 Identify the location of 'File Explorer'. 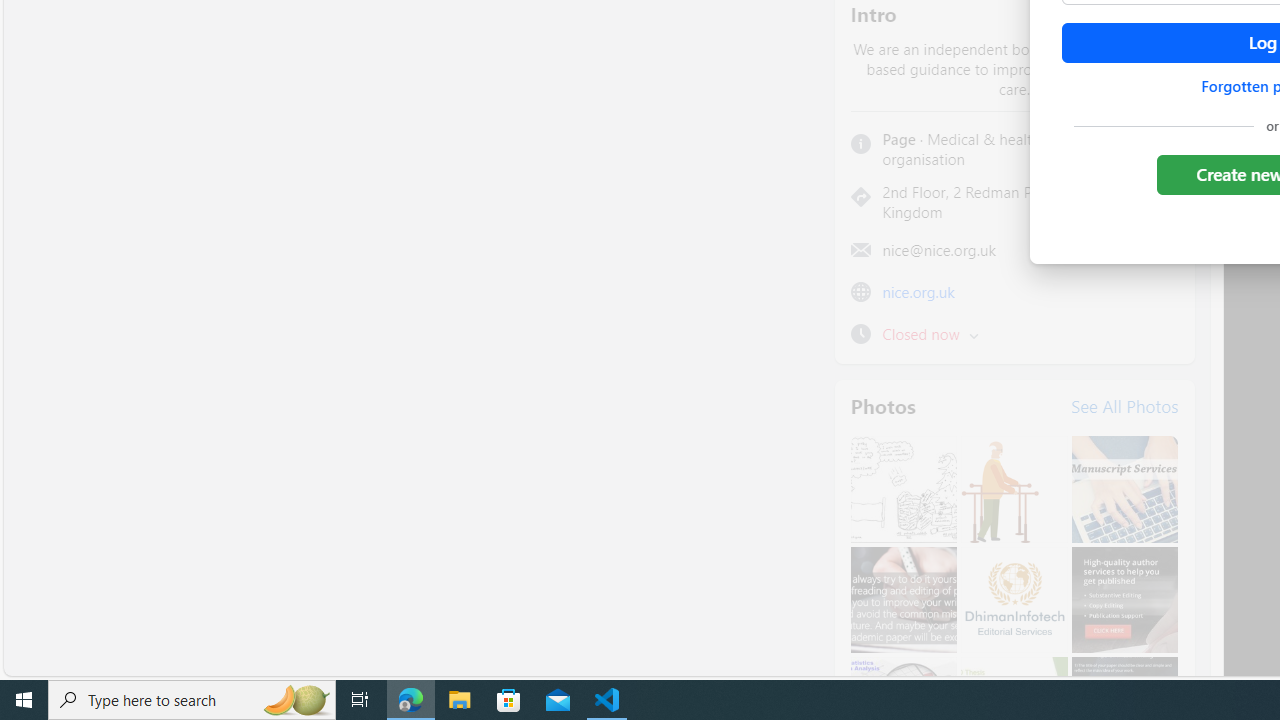
(459, 698).